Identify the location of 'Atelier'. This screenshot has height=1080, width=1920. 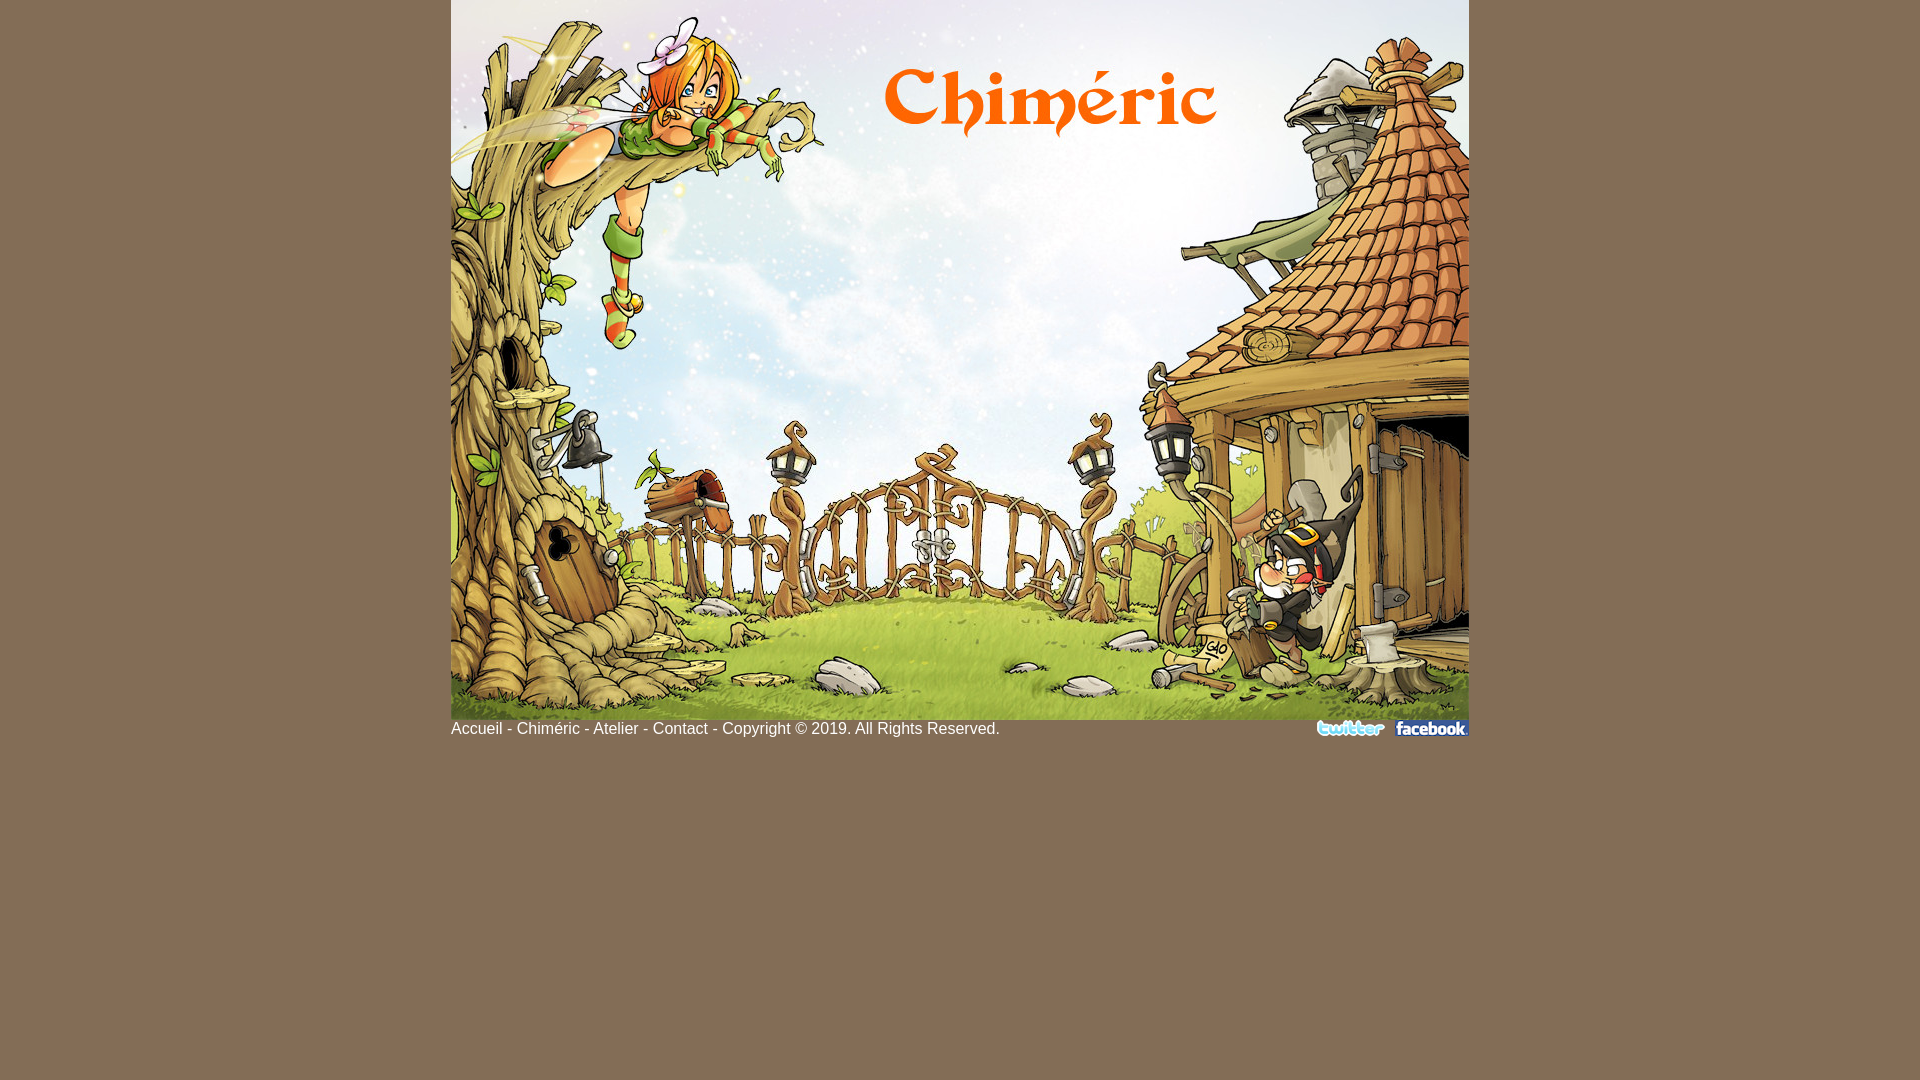
(614, 728).